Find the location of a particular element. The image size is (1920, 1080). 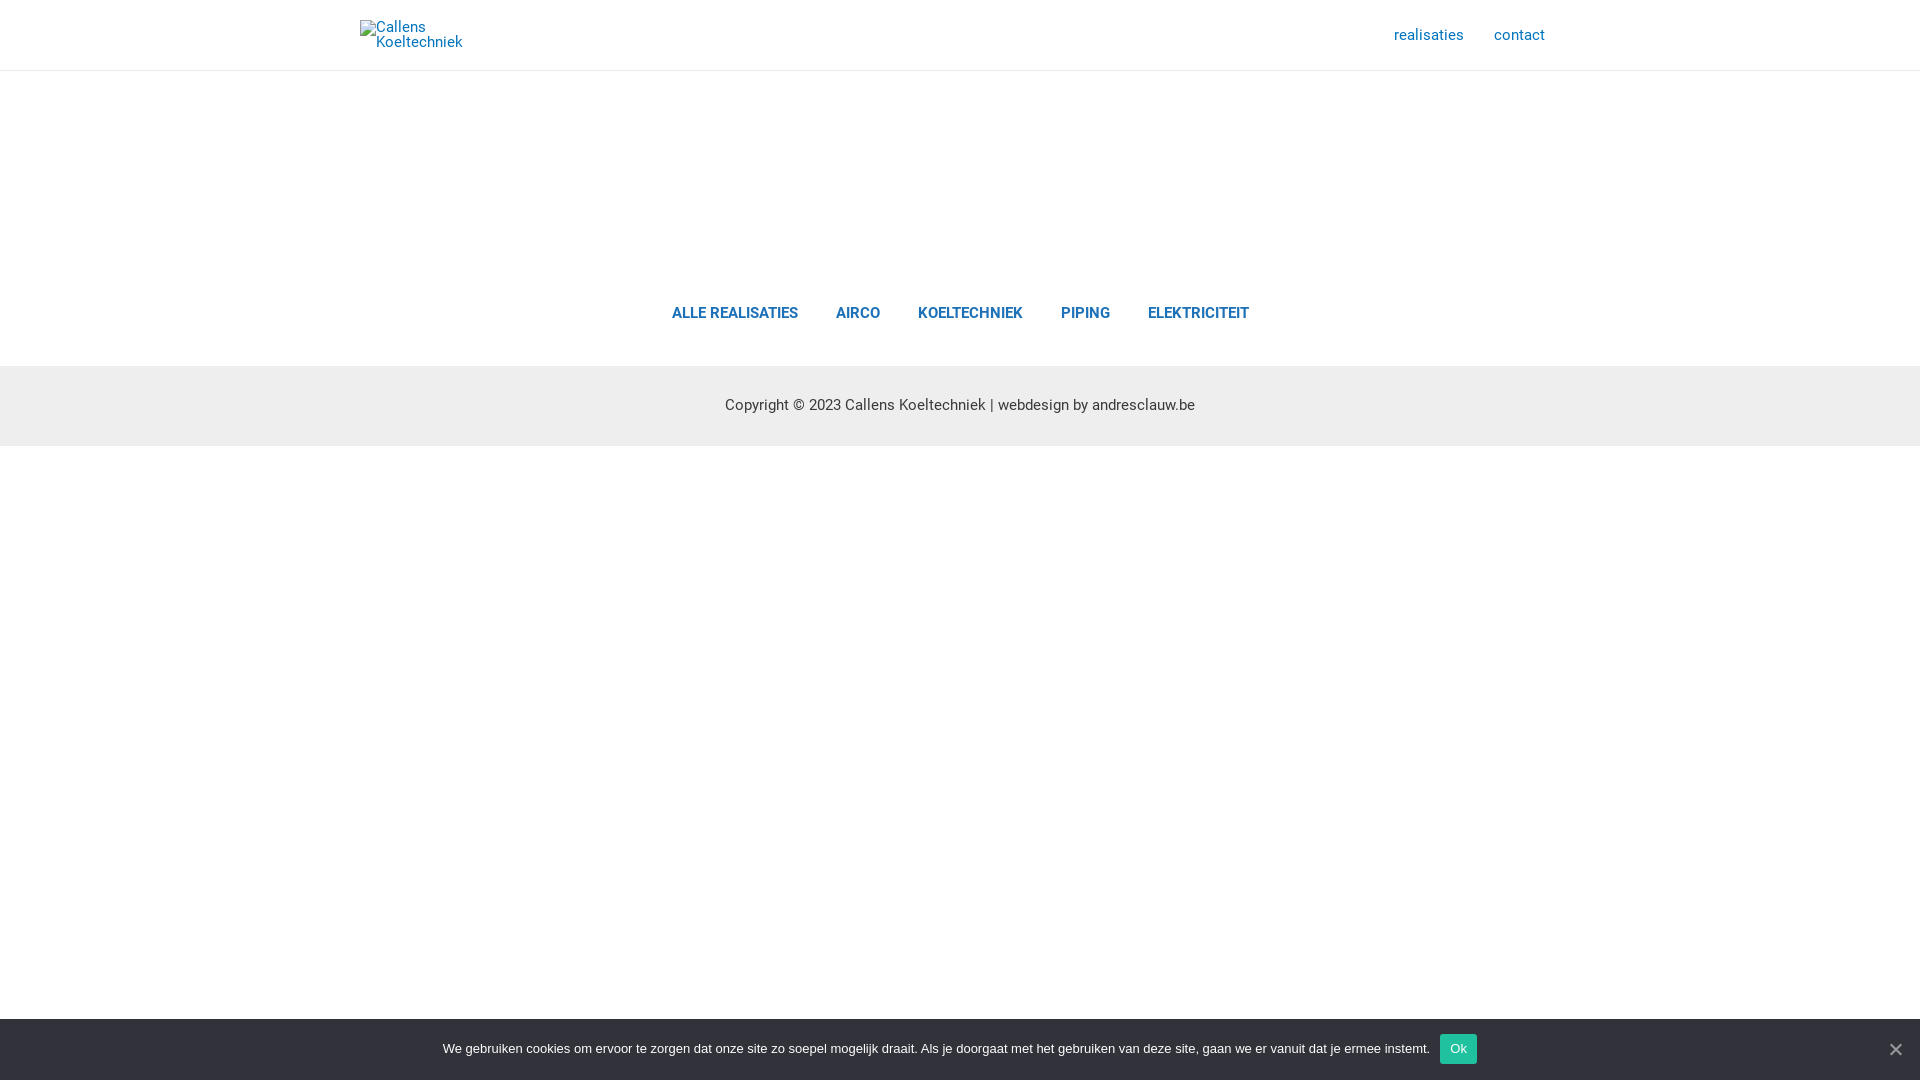

'PIPING' is located at coordinates (1045, 313).